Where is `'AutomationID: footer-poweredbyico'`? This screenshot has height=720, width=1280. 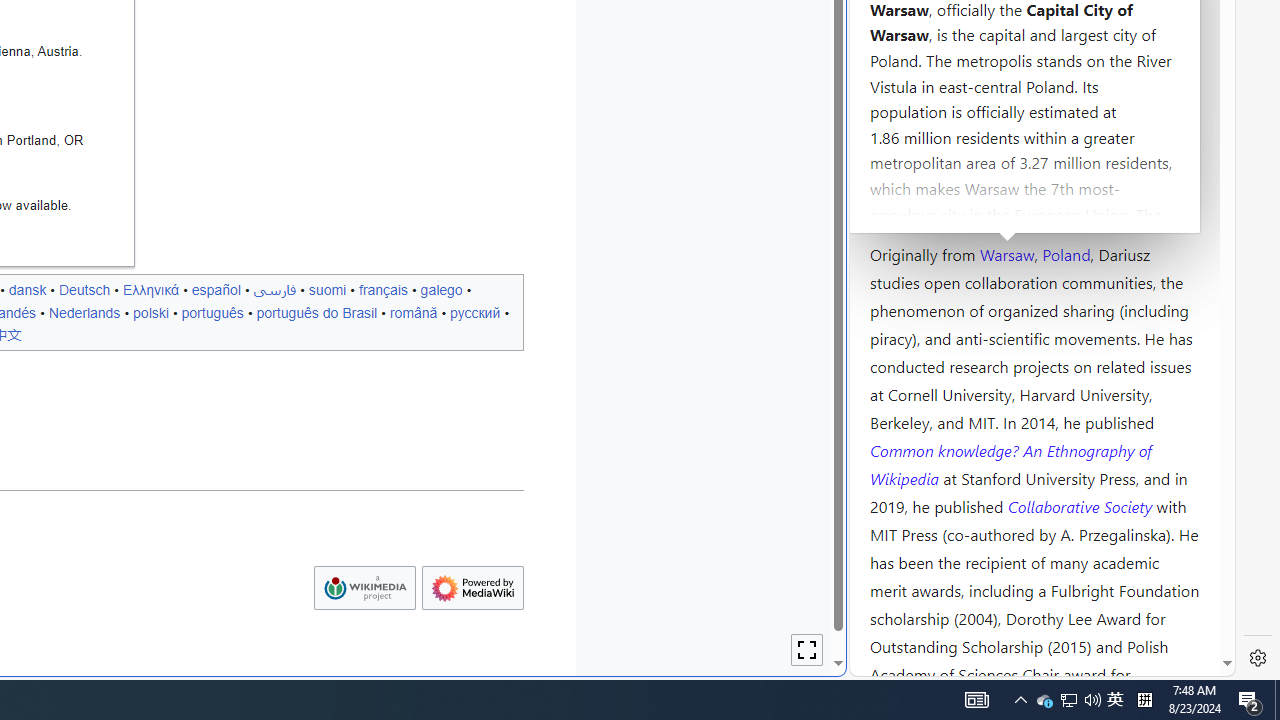
'AutomationID: footer-poweredbyico' is located at coordinates (471, 587).